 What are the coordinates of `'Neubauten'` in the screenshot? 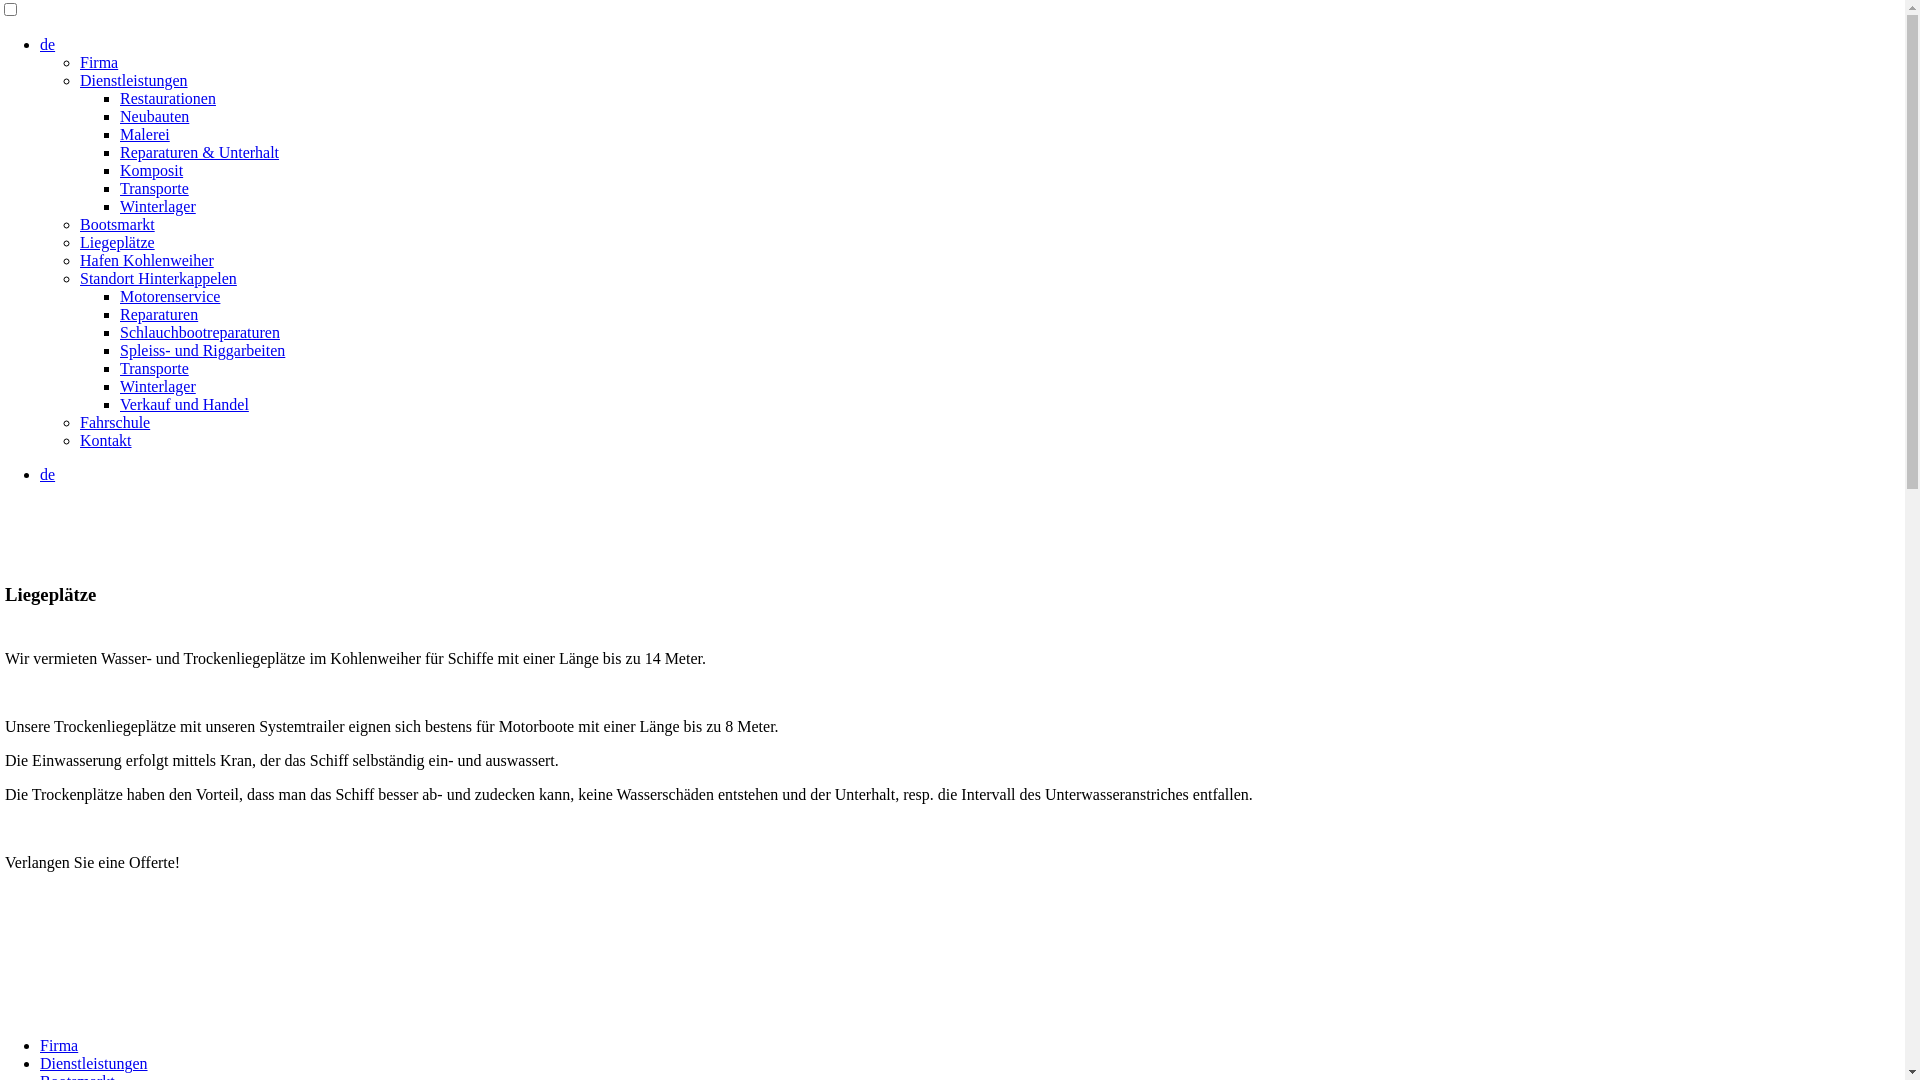 It's located at (153, 116).